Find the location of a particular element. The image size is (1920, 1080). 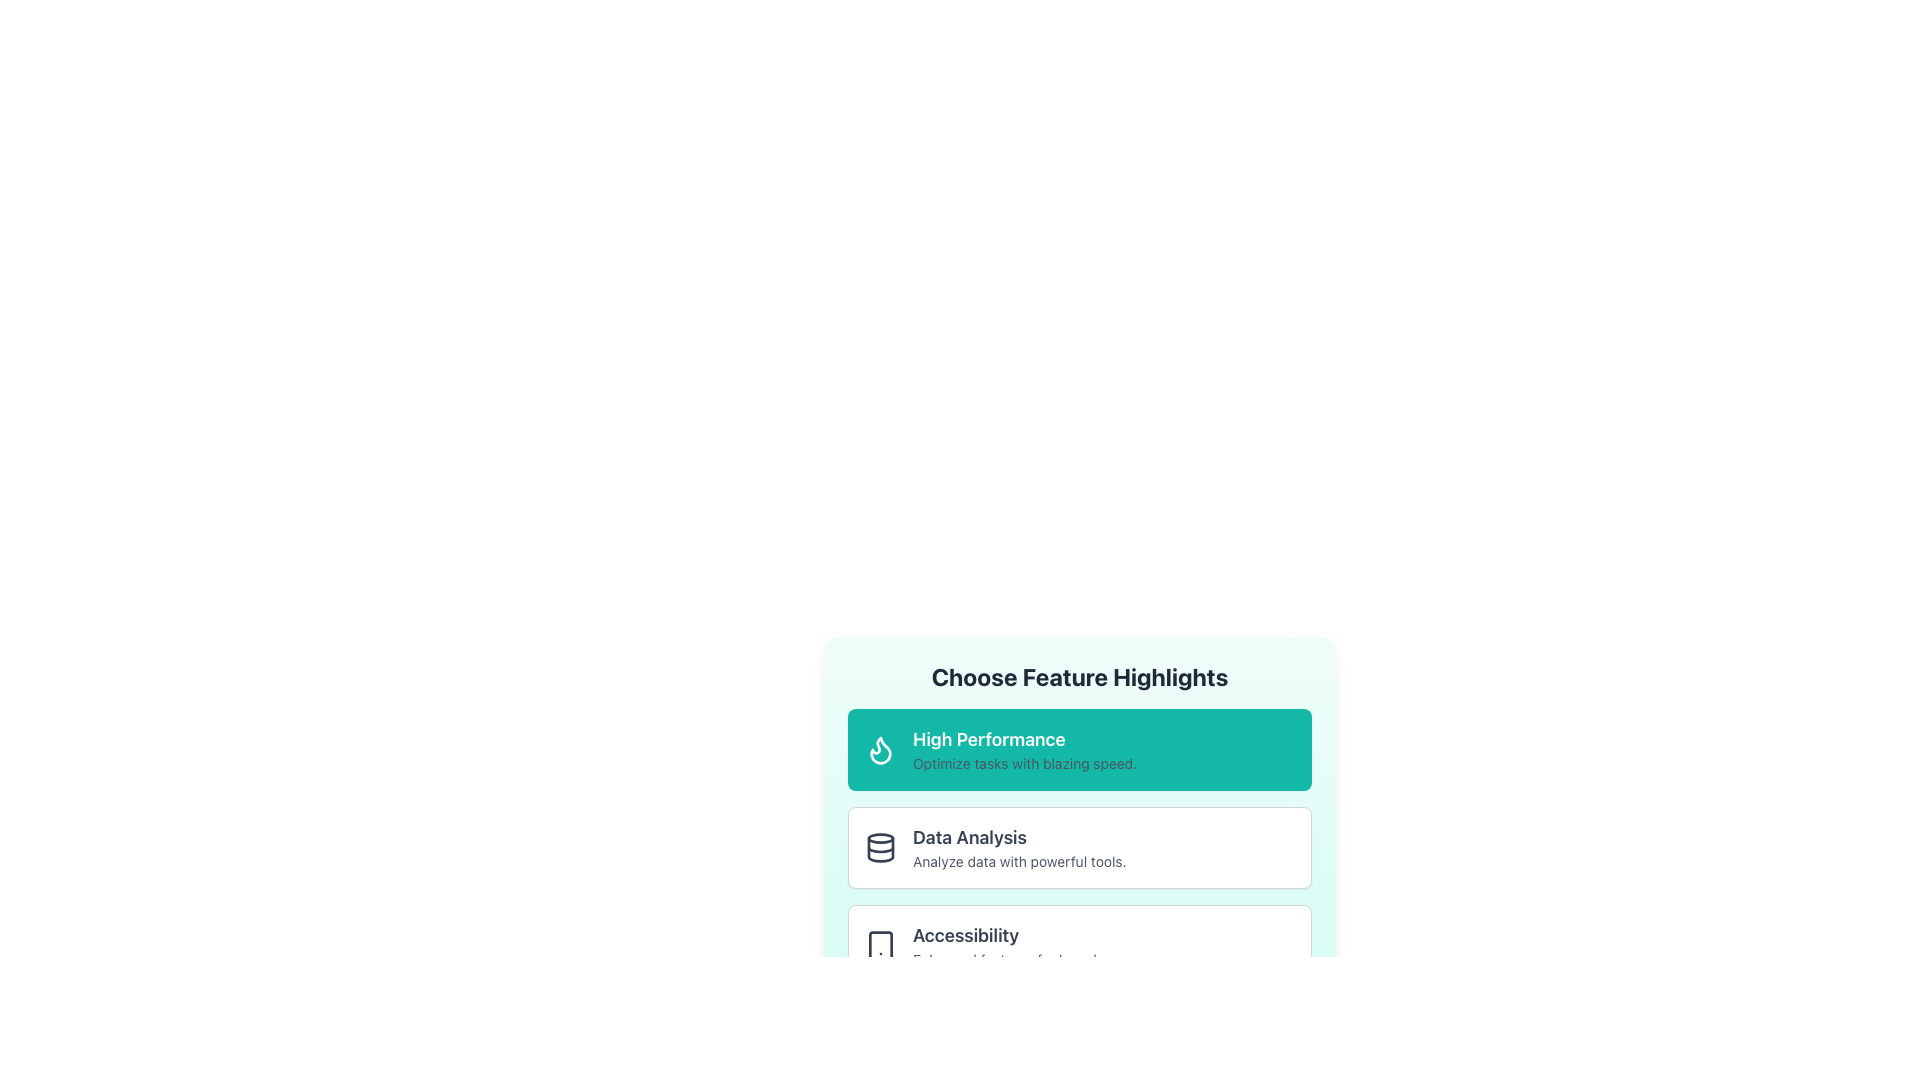

the accessibility features button located below the 'Data Analysis' component is located at coordinates (1079, 945).